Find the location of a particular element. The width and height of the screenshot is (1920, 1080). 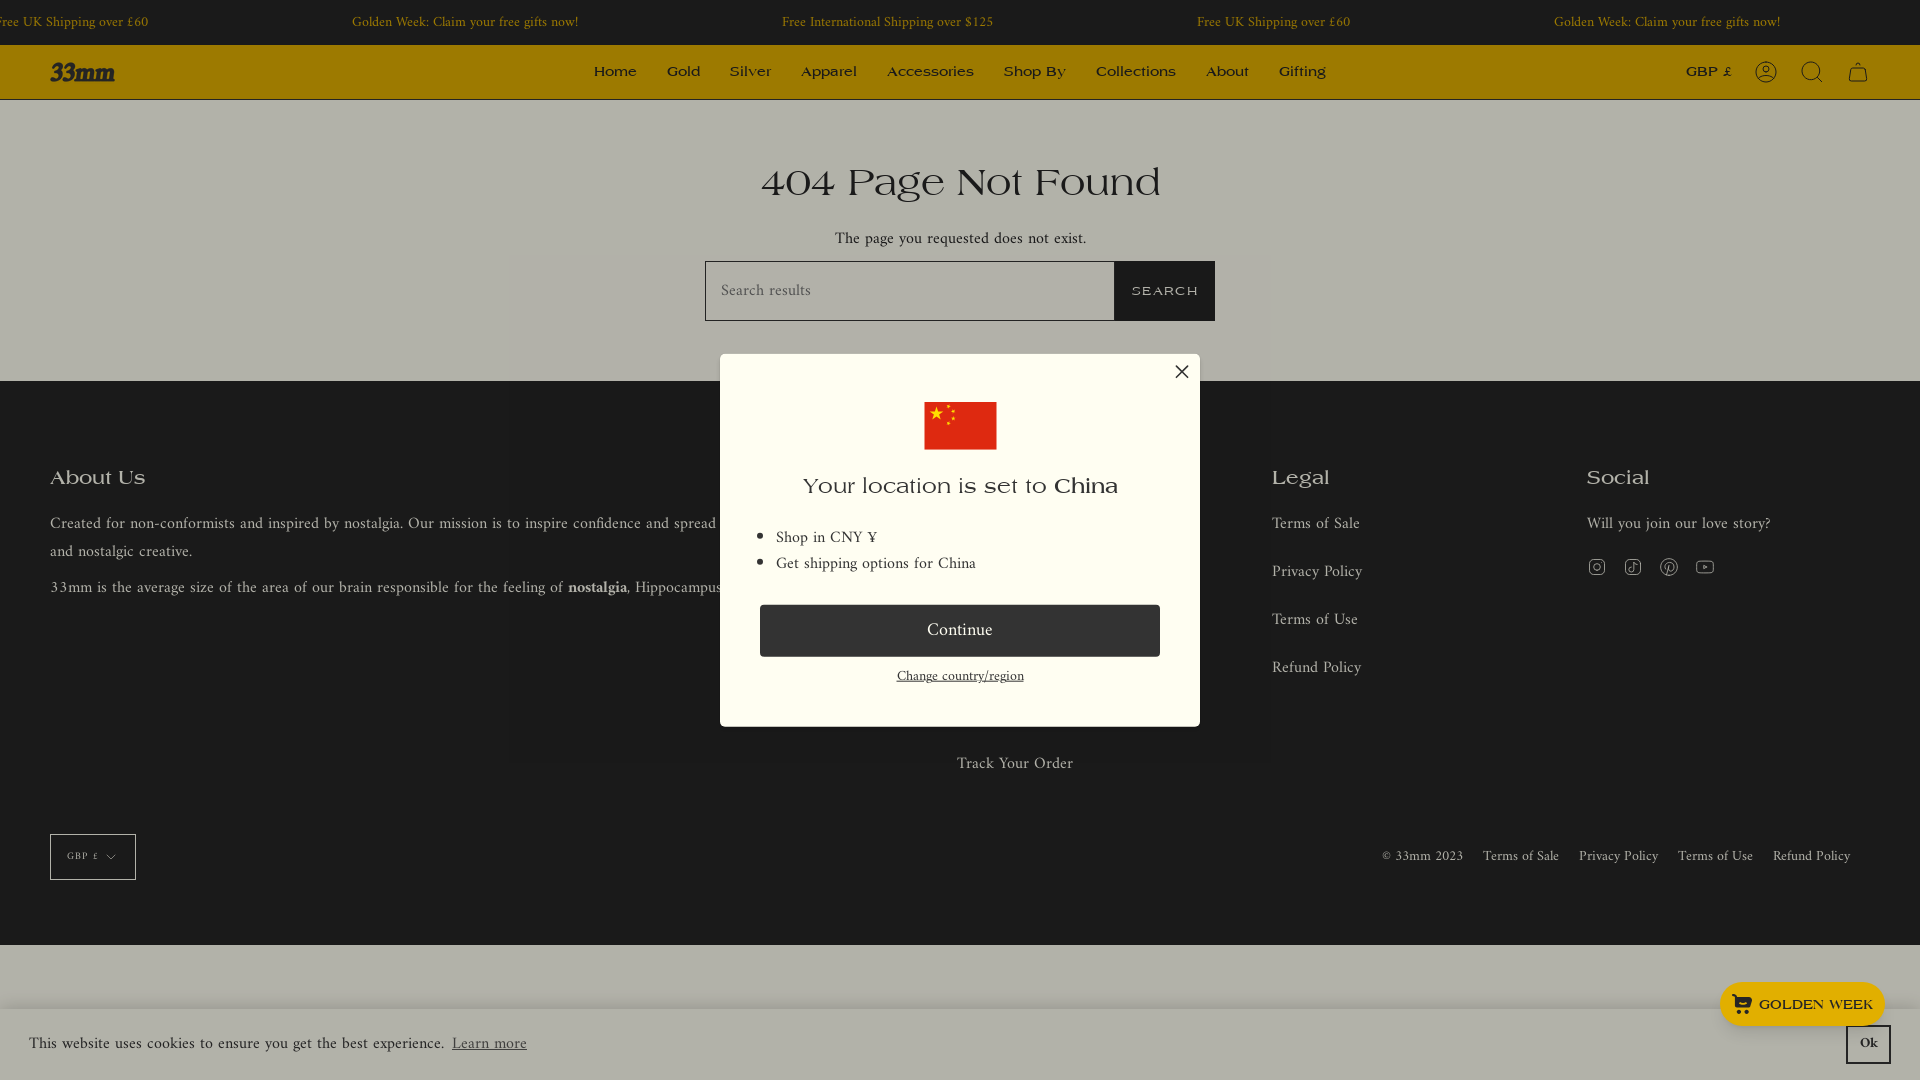

'FAQs' is located at coordinates (974, 619).